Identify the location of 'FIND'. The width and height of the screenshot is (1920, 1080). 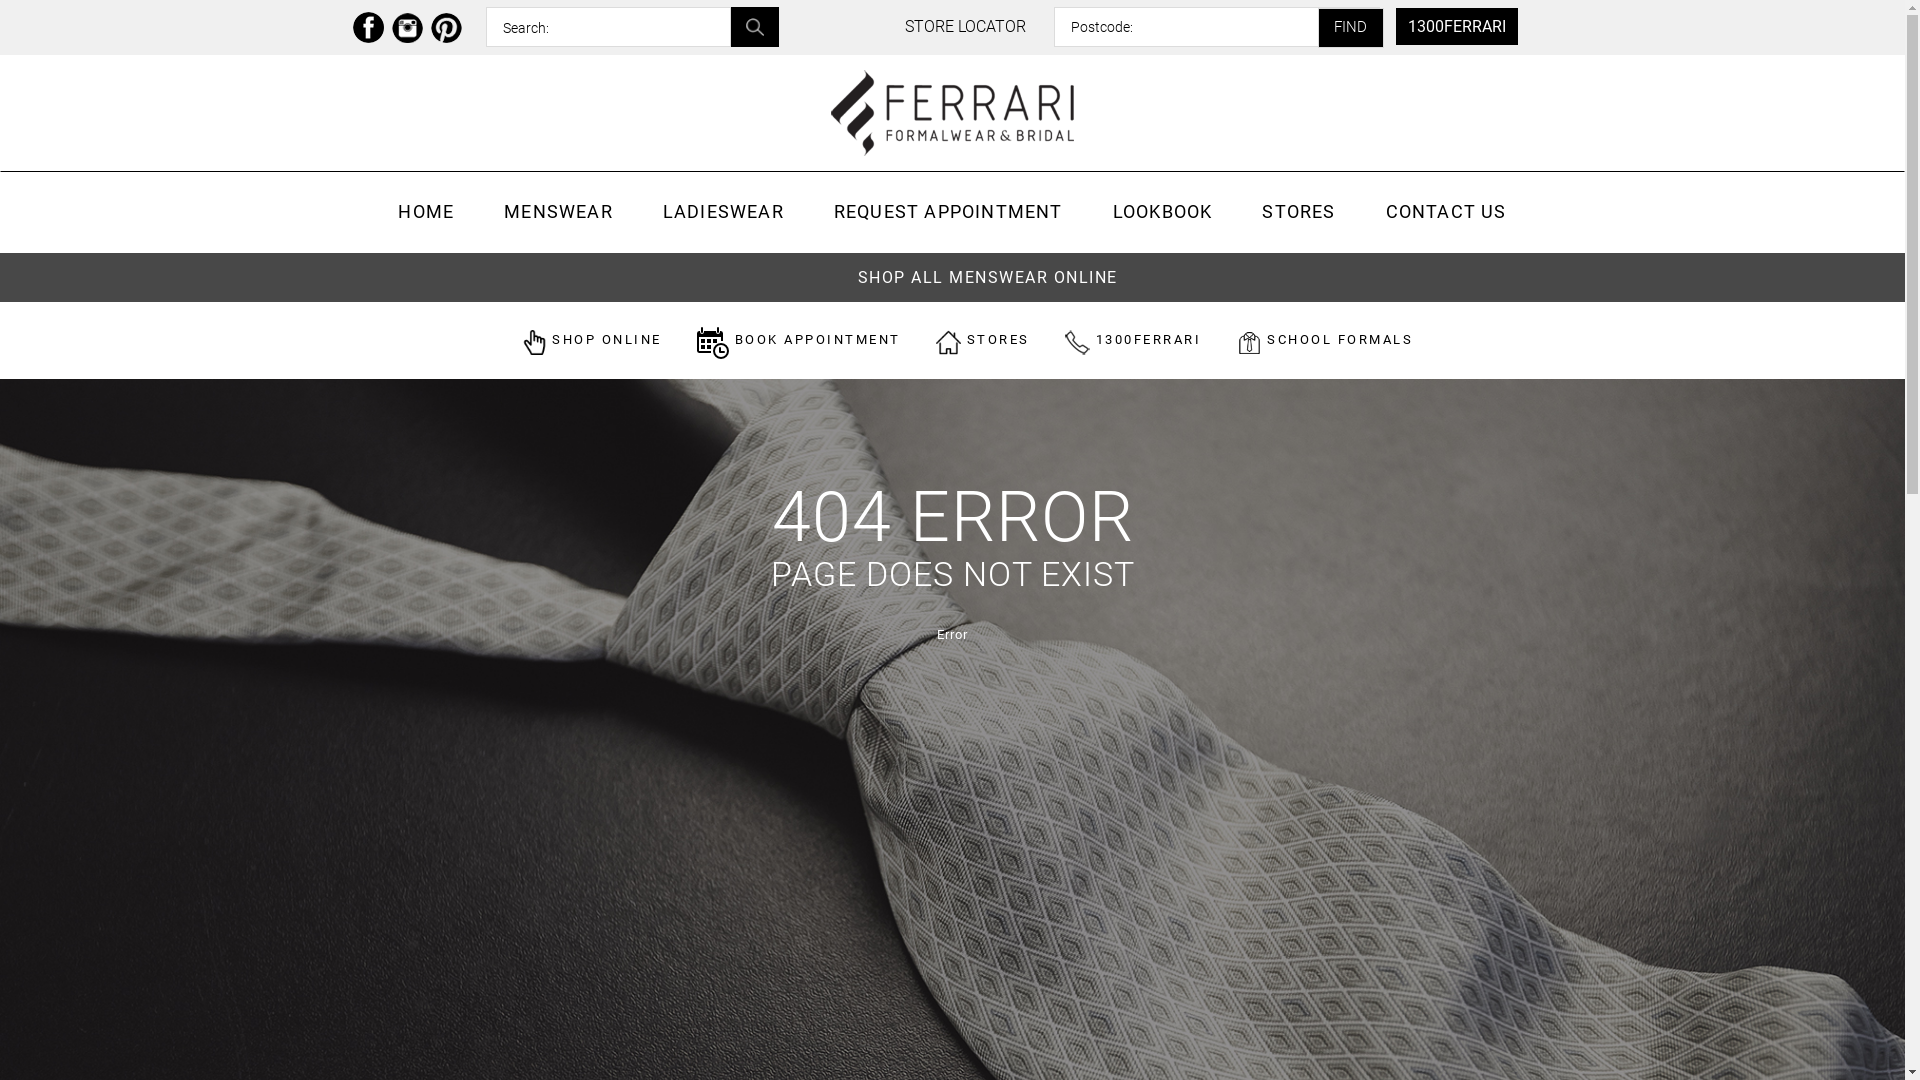
(1350, 27).